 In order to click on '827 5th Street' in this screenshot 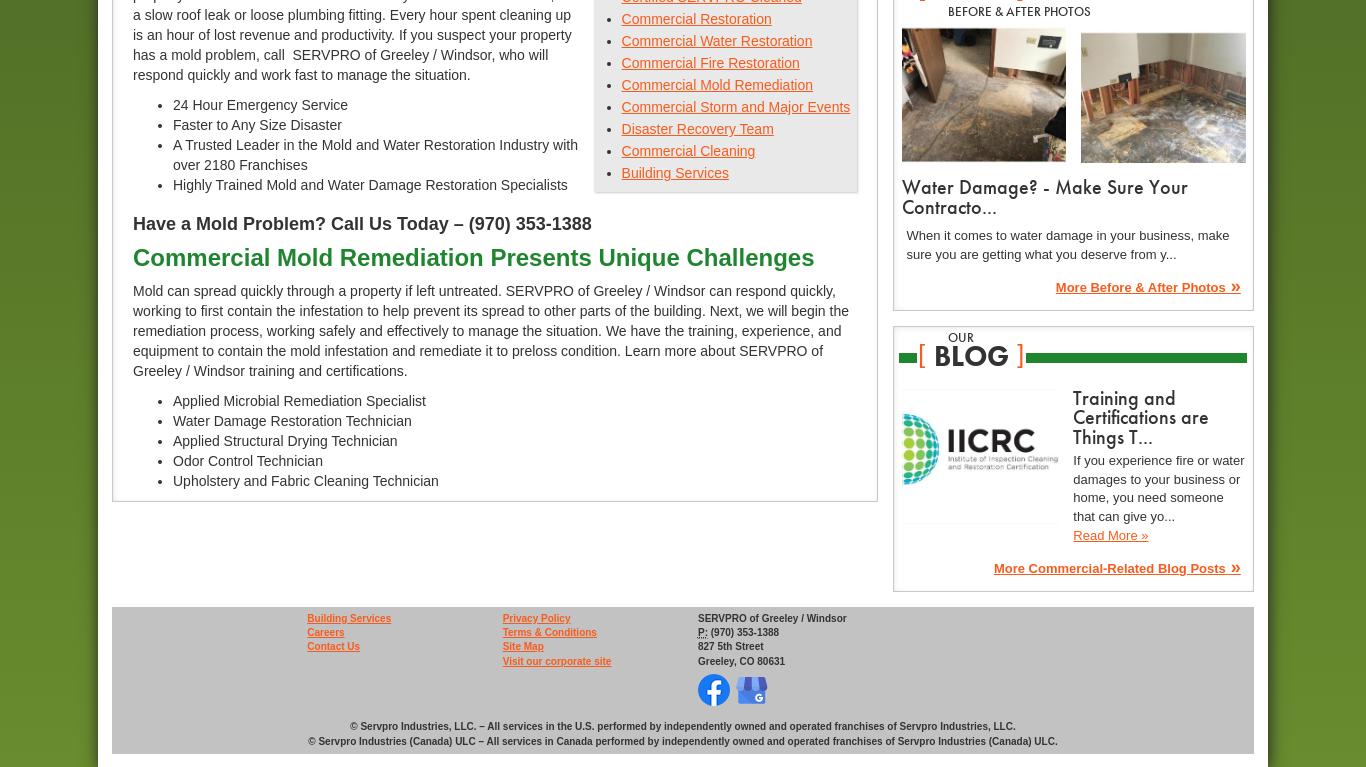, I will do `click(729, 645)`.